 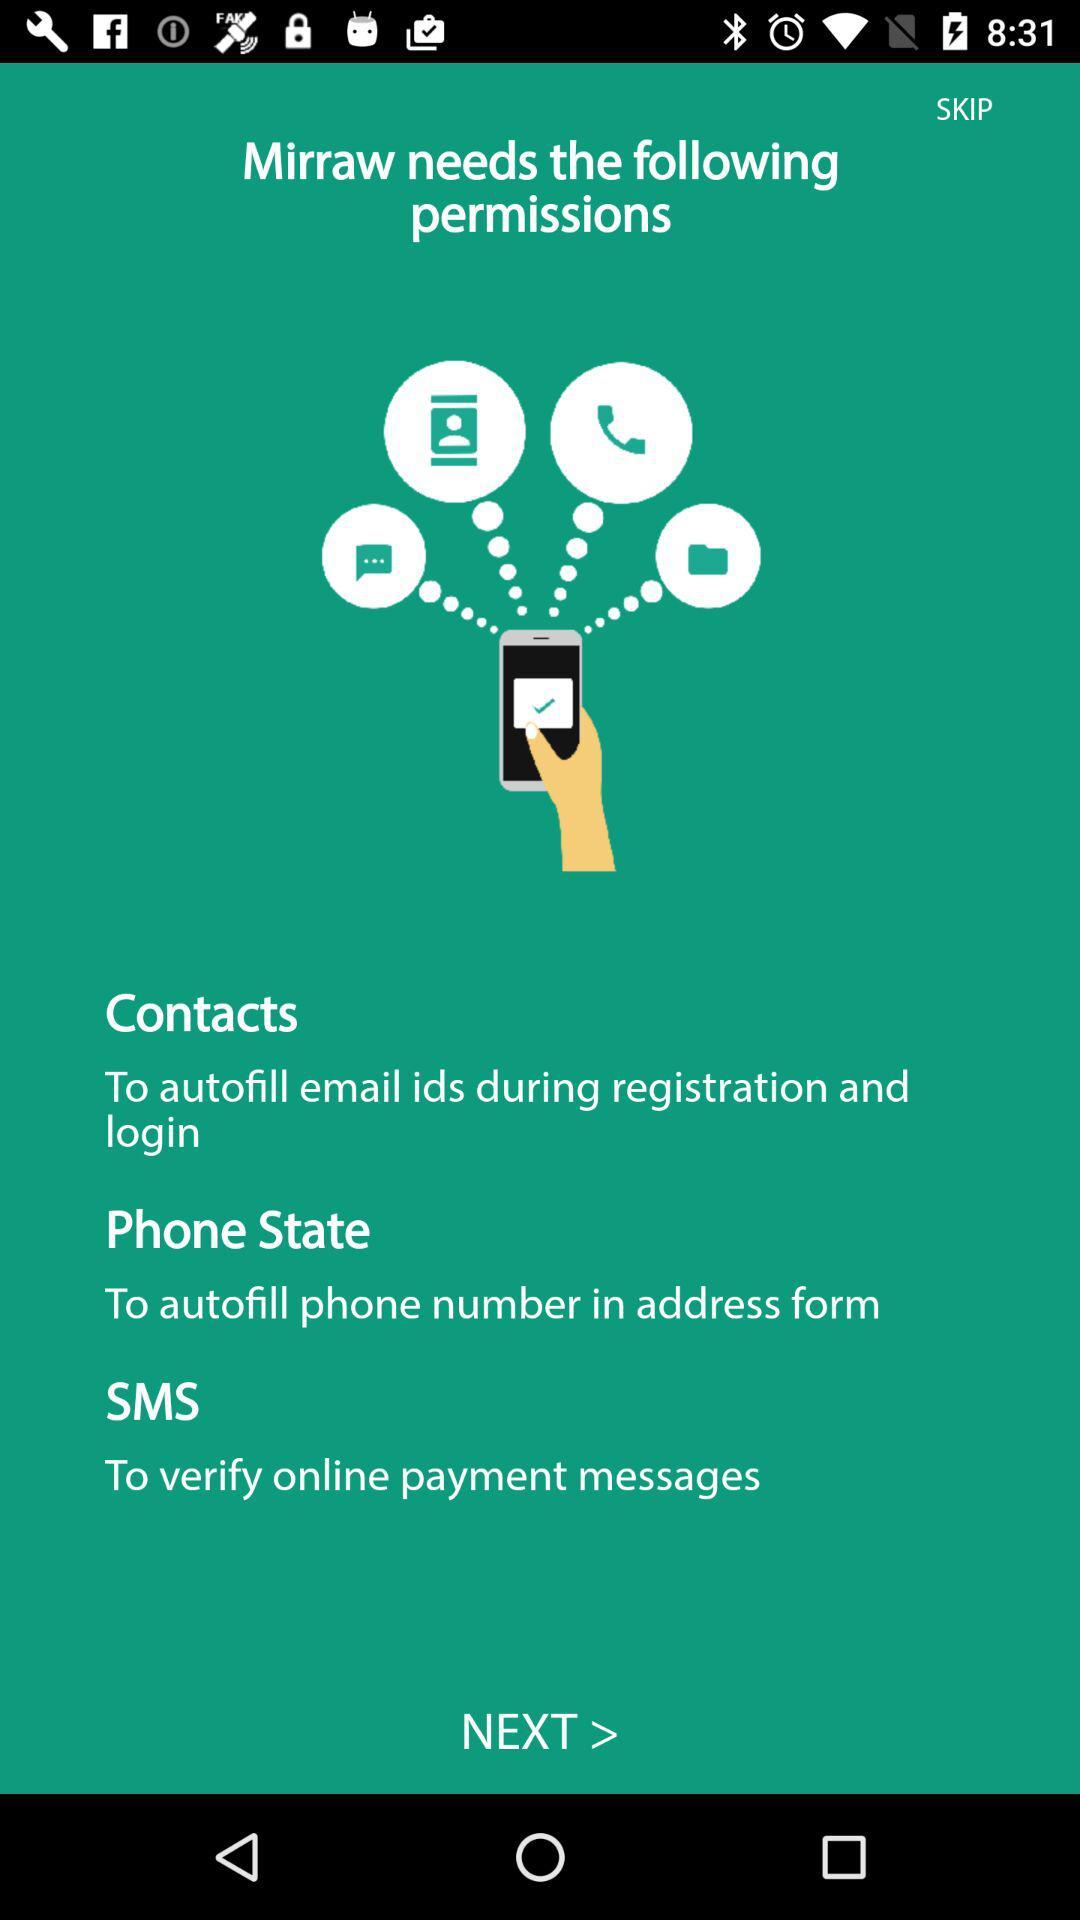 What do you see at coordinates (963, 108) in the screenshot?
I see `icon at the top right corner` at bounding box center [963, 108].